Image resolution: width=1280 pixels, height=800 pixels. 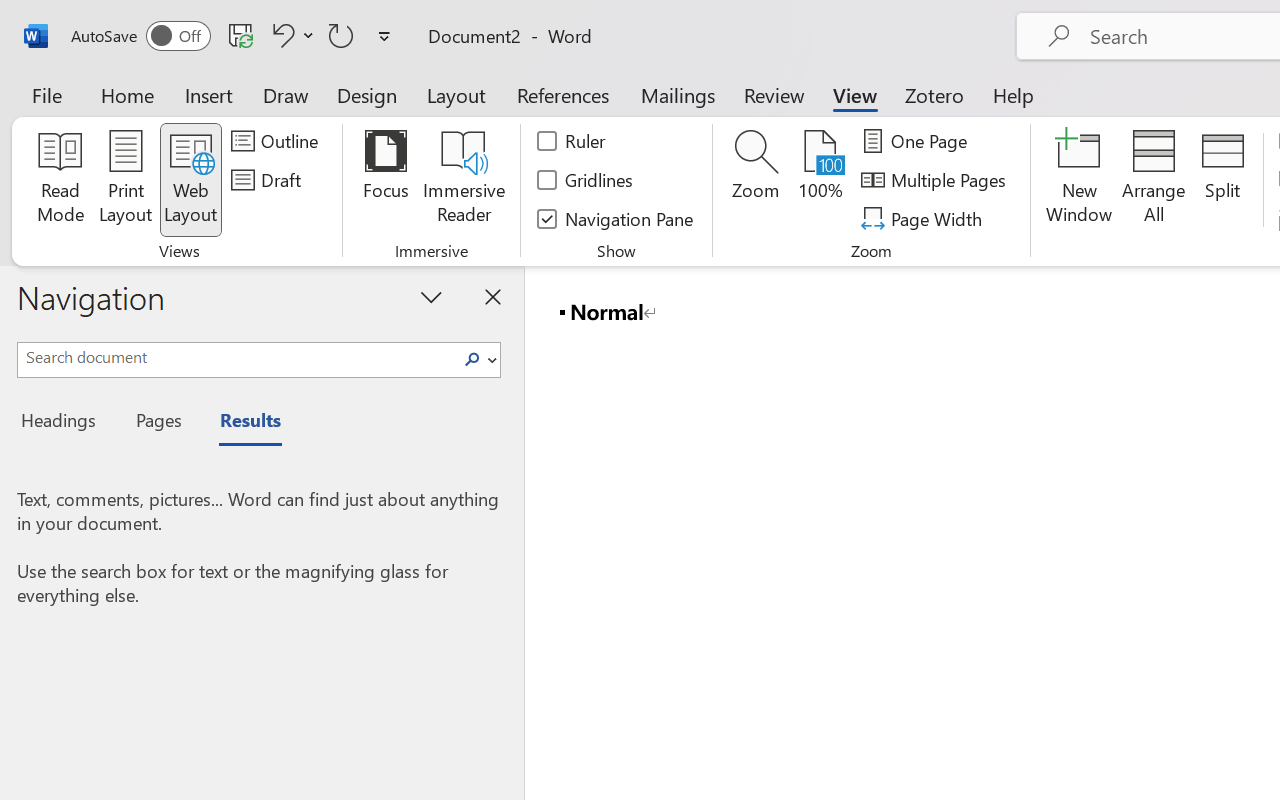 What do you see at coordinates (268, 179) in the screenshot?
I see `'Draft'` at bounding box center [268, 179].